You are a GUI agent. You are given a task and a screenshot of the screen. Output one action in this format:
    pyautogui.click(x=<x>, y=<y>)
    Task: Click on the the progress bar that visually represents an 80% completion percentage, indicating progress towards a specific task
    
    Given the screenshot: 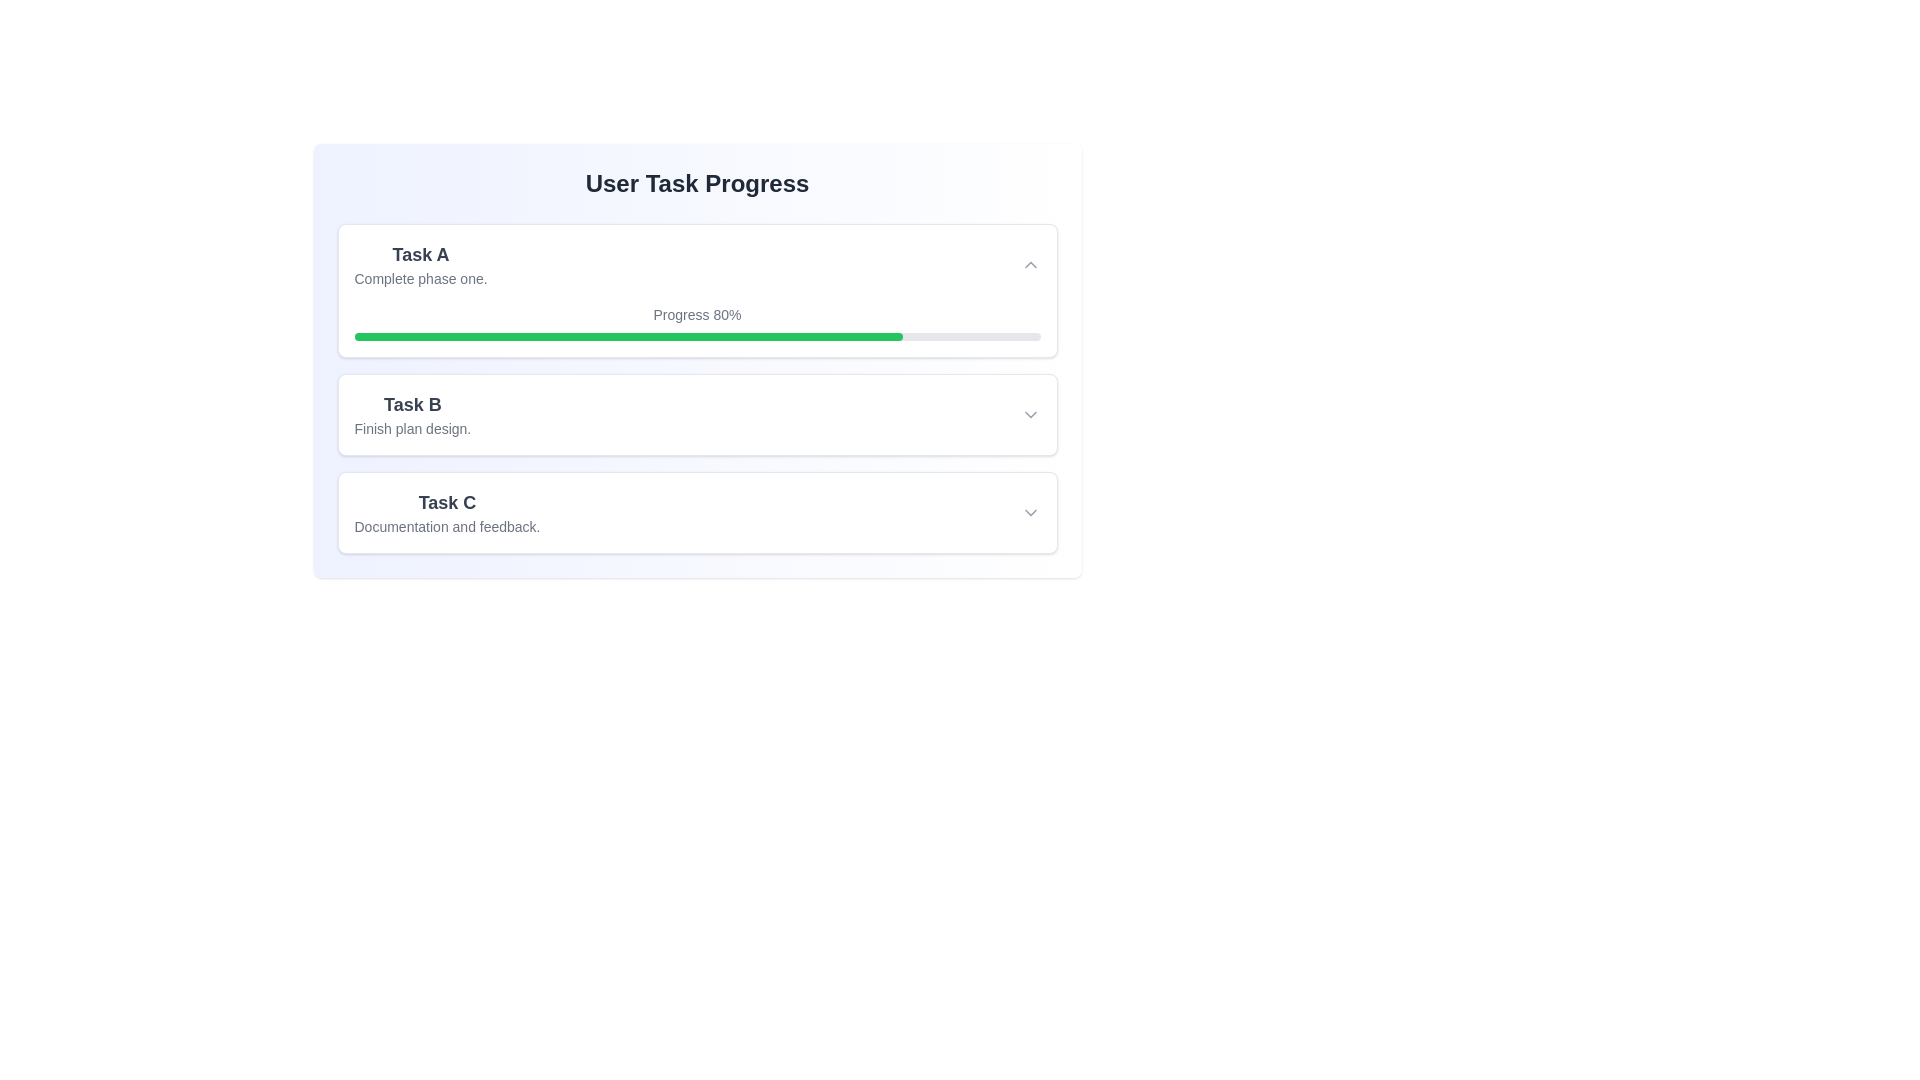 What is the action you would take?
    pyautogui.click(x=627, y=335)
    